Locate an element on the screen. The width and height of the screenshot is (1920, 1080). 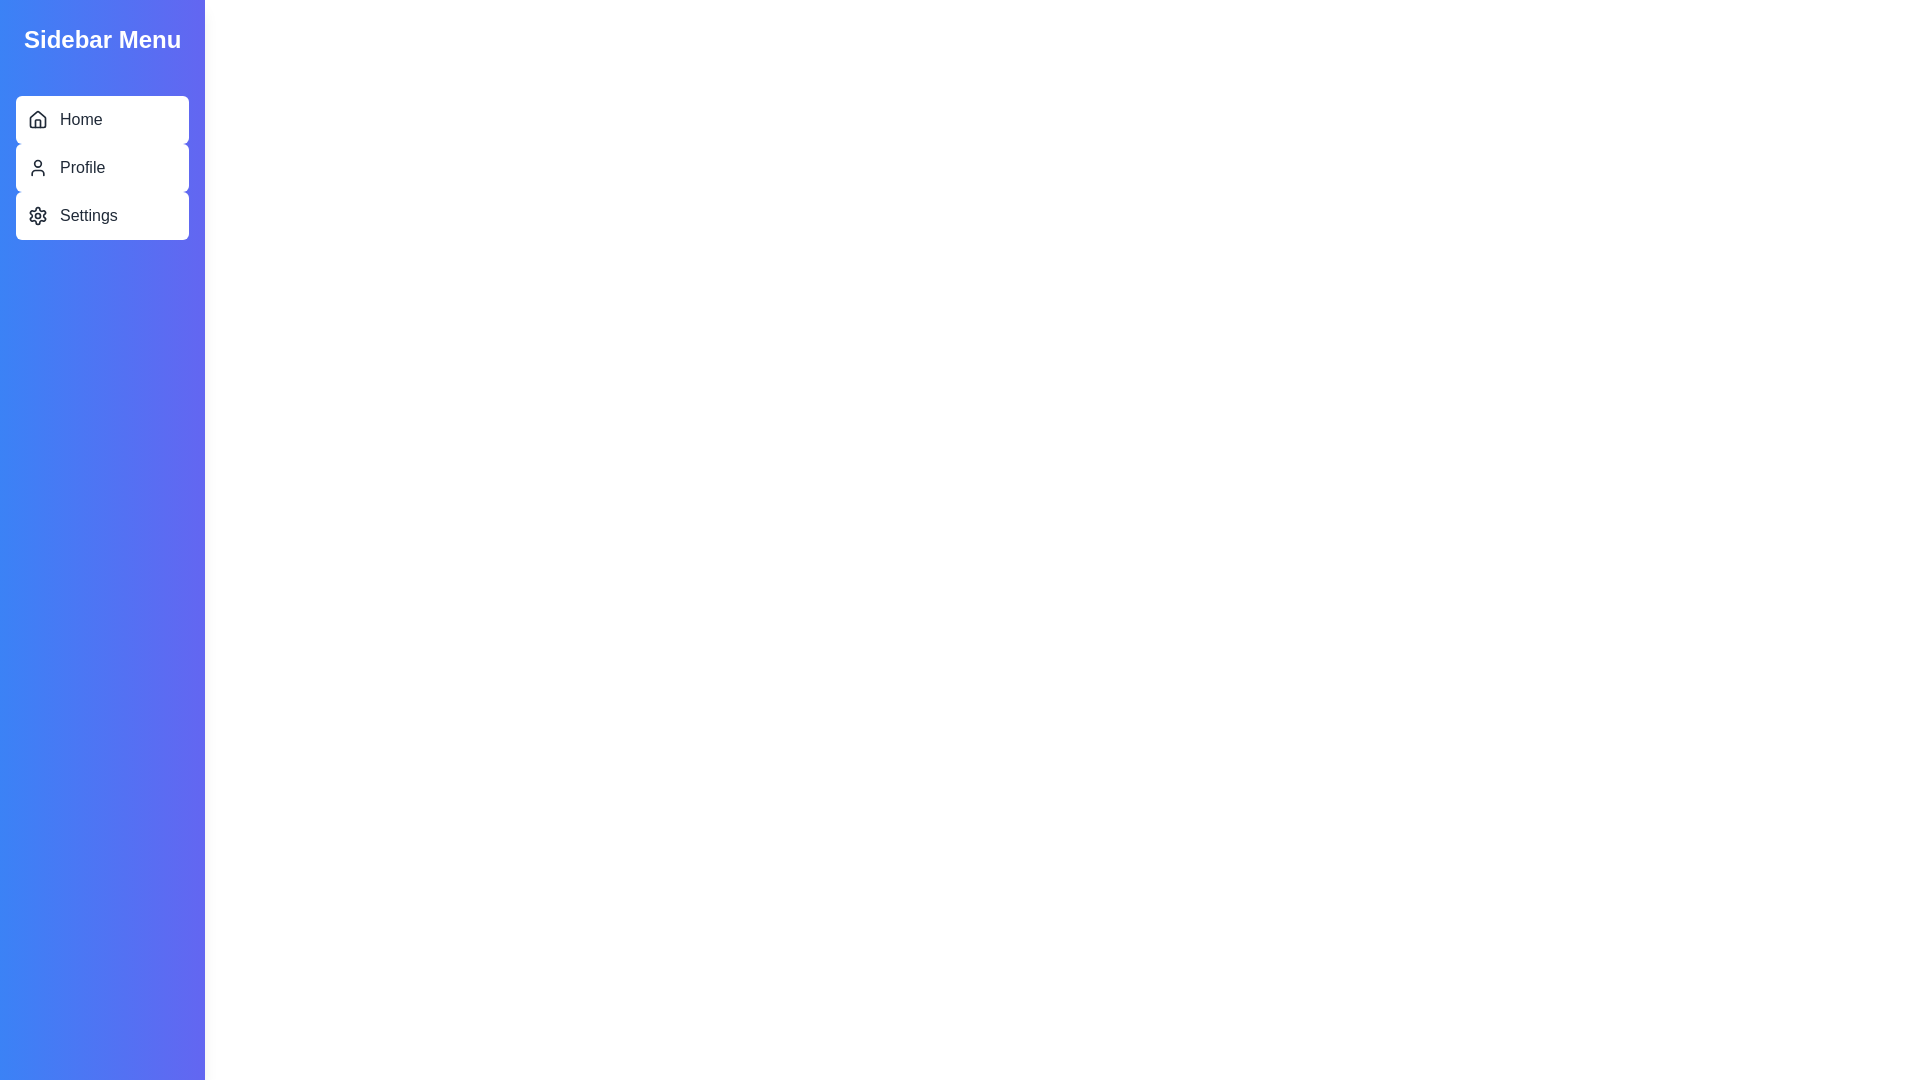
the gear icon within the 'Settings' button on the vertical sidebar menu is located at coordinates (38, 216).